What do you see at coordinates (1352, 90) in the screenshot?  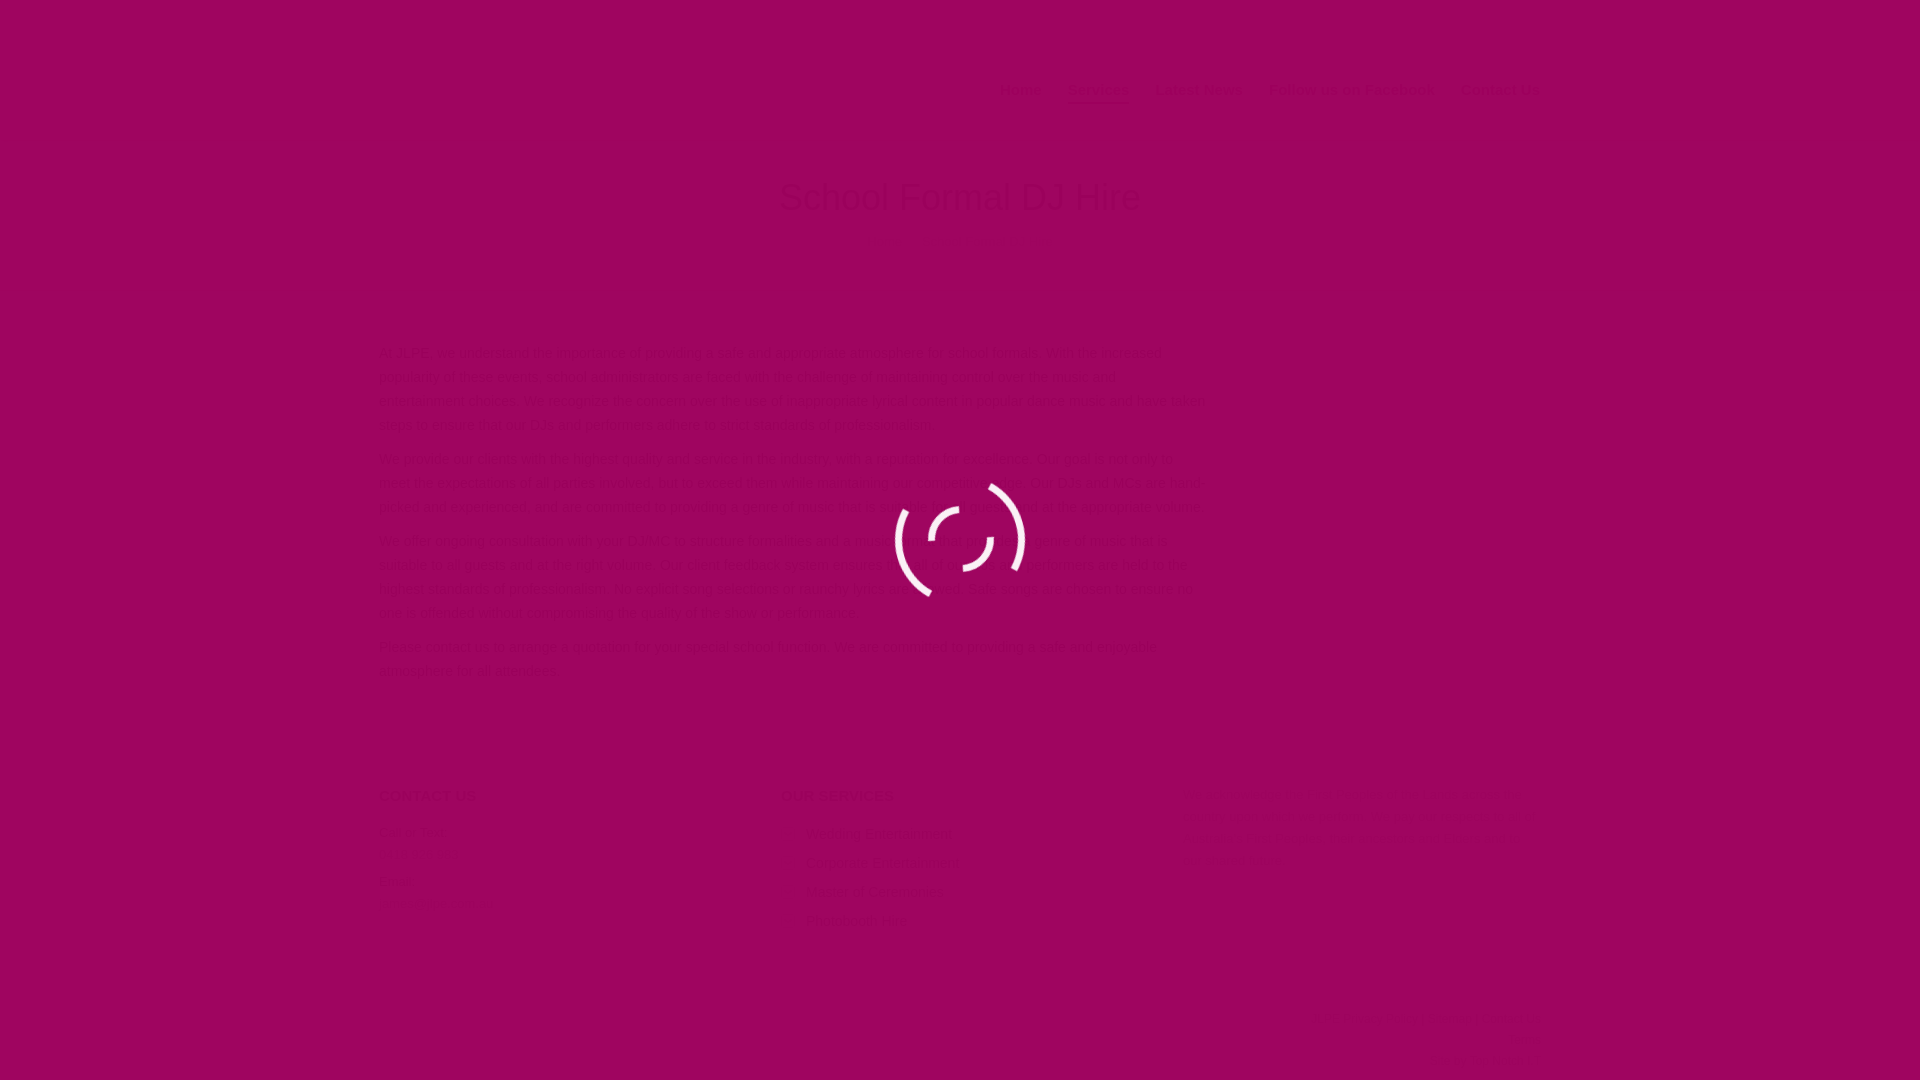 I see `'Follow us on Facebook'` at bounding box center [1352, 90].